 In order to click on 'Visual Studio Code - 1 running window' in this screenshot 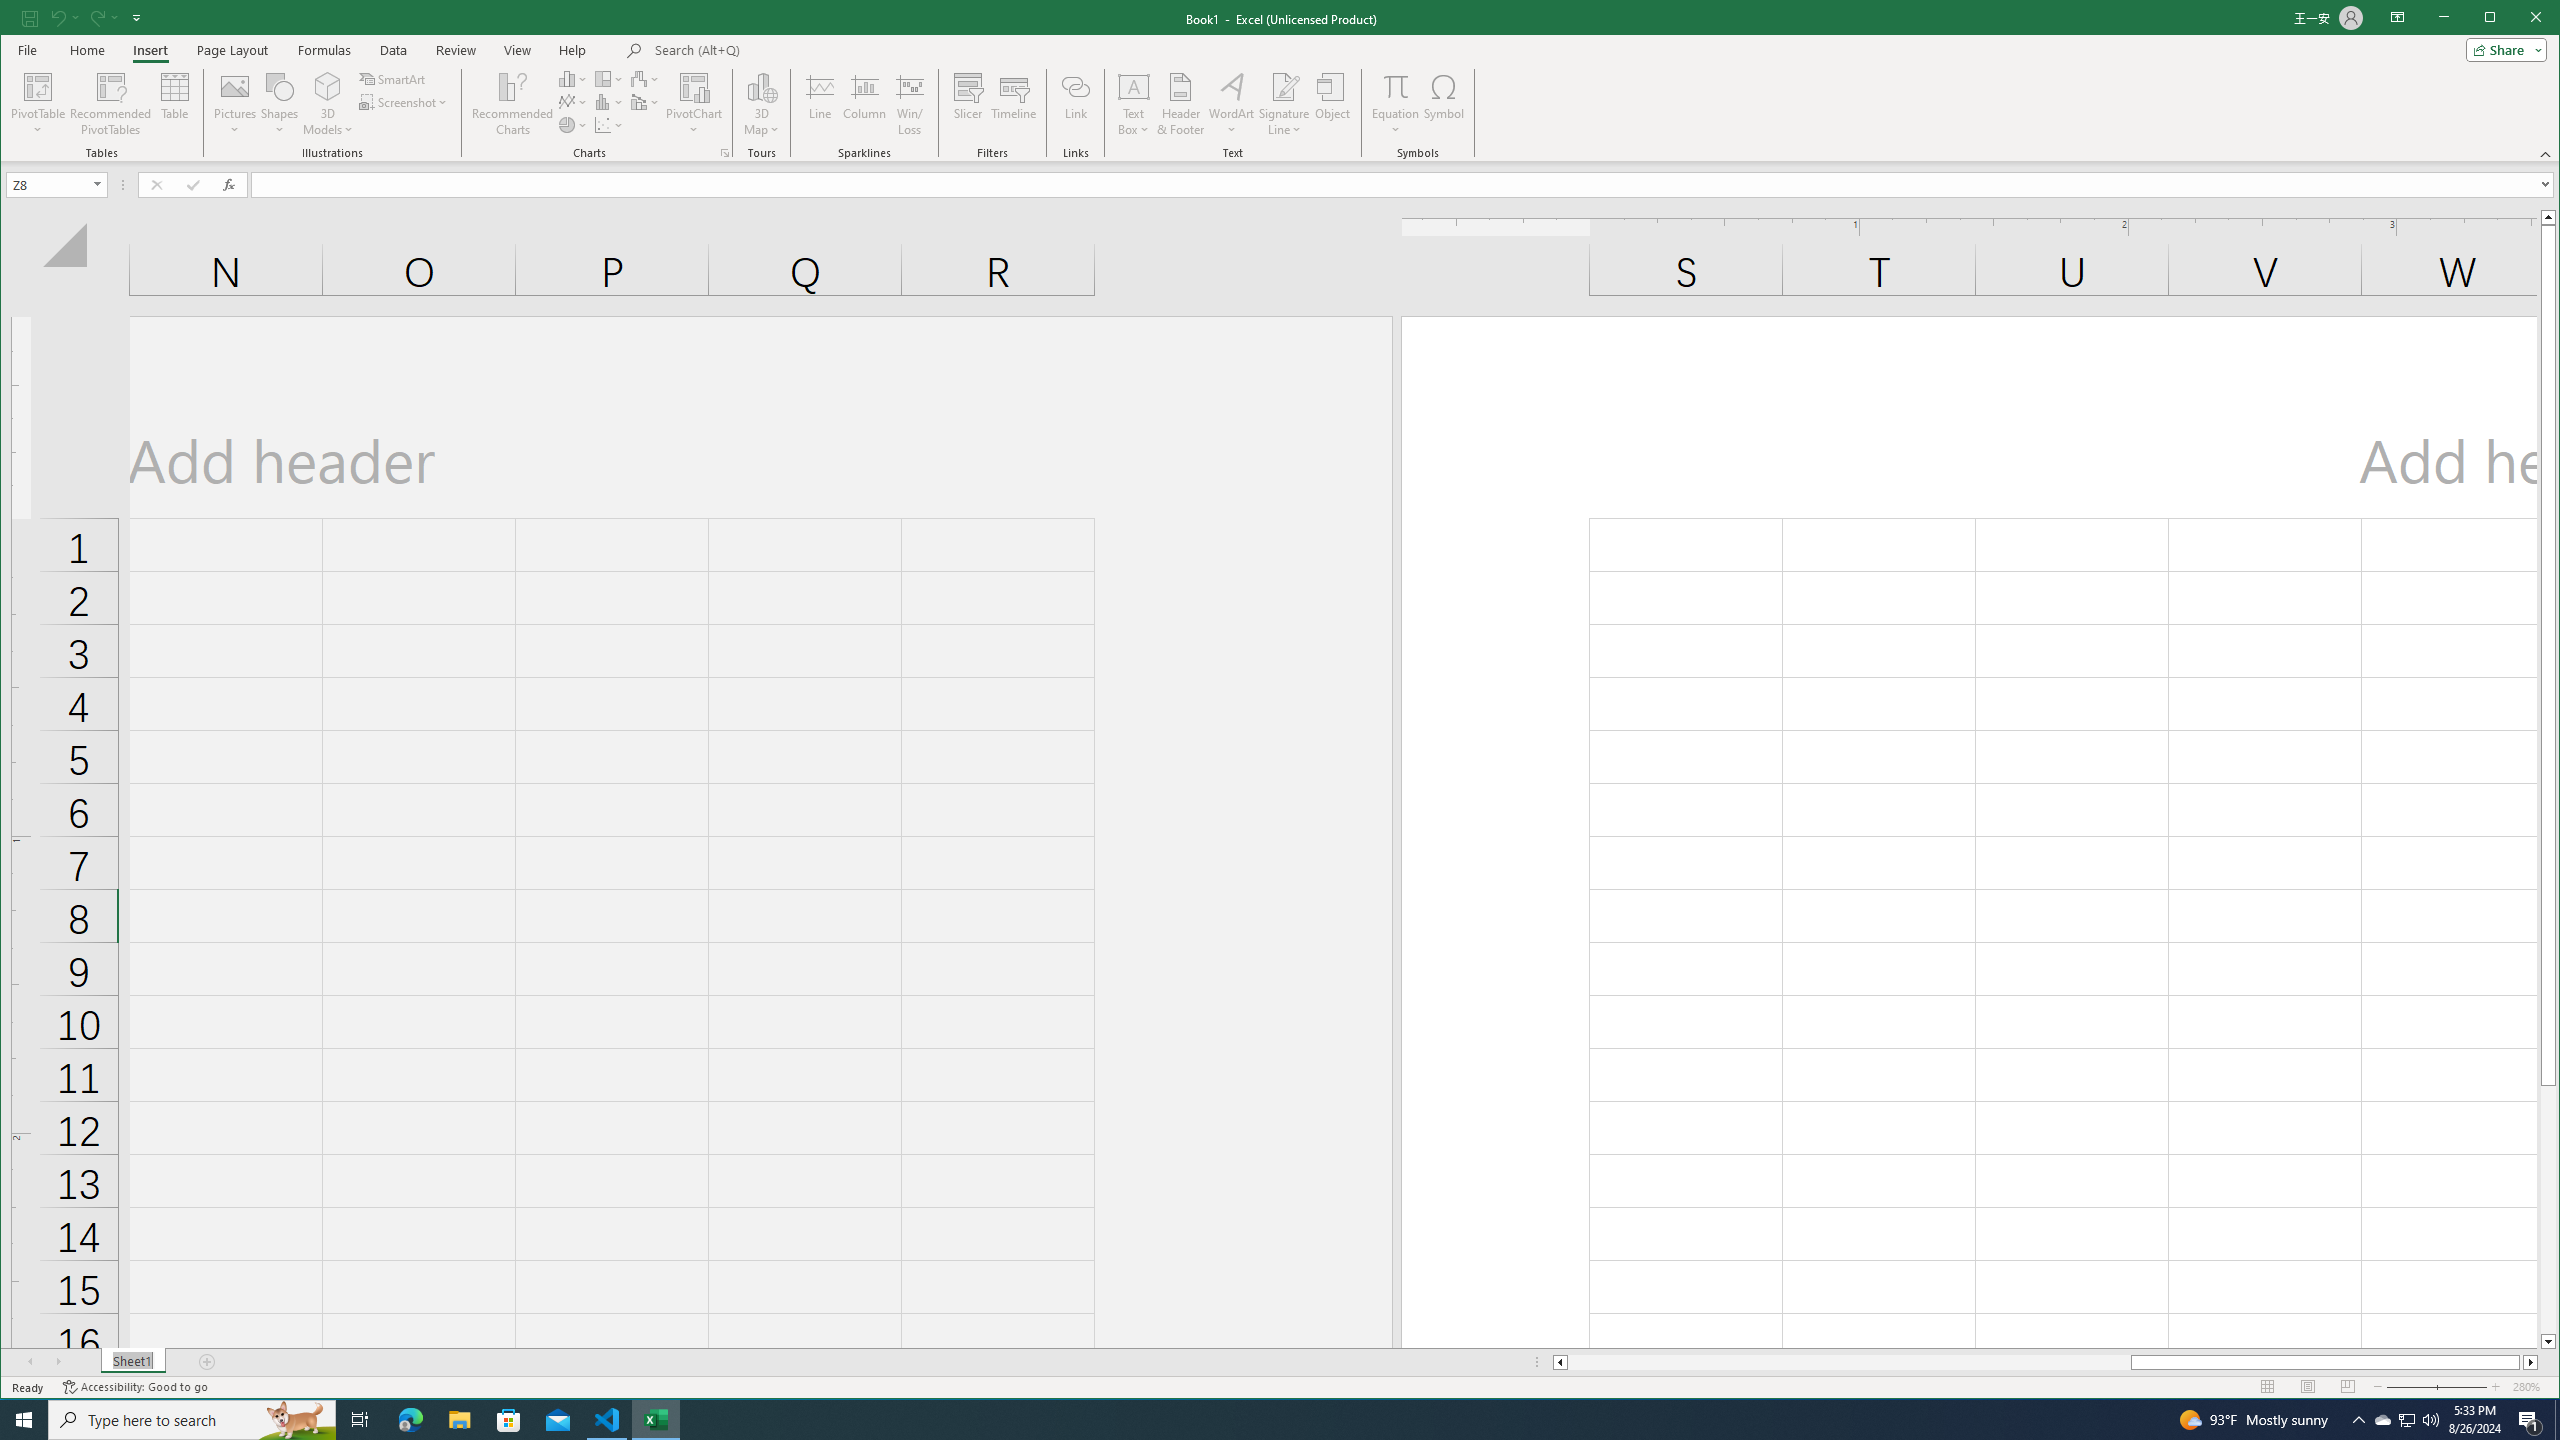, I will do `click(607, 1418)`.